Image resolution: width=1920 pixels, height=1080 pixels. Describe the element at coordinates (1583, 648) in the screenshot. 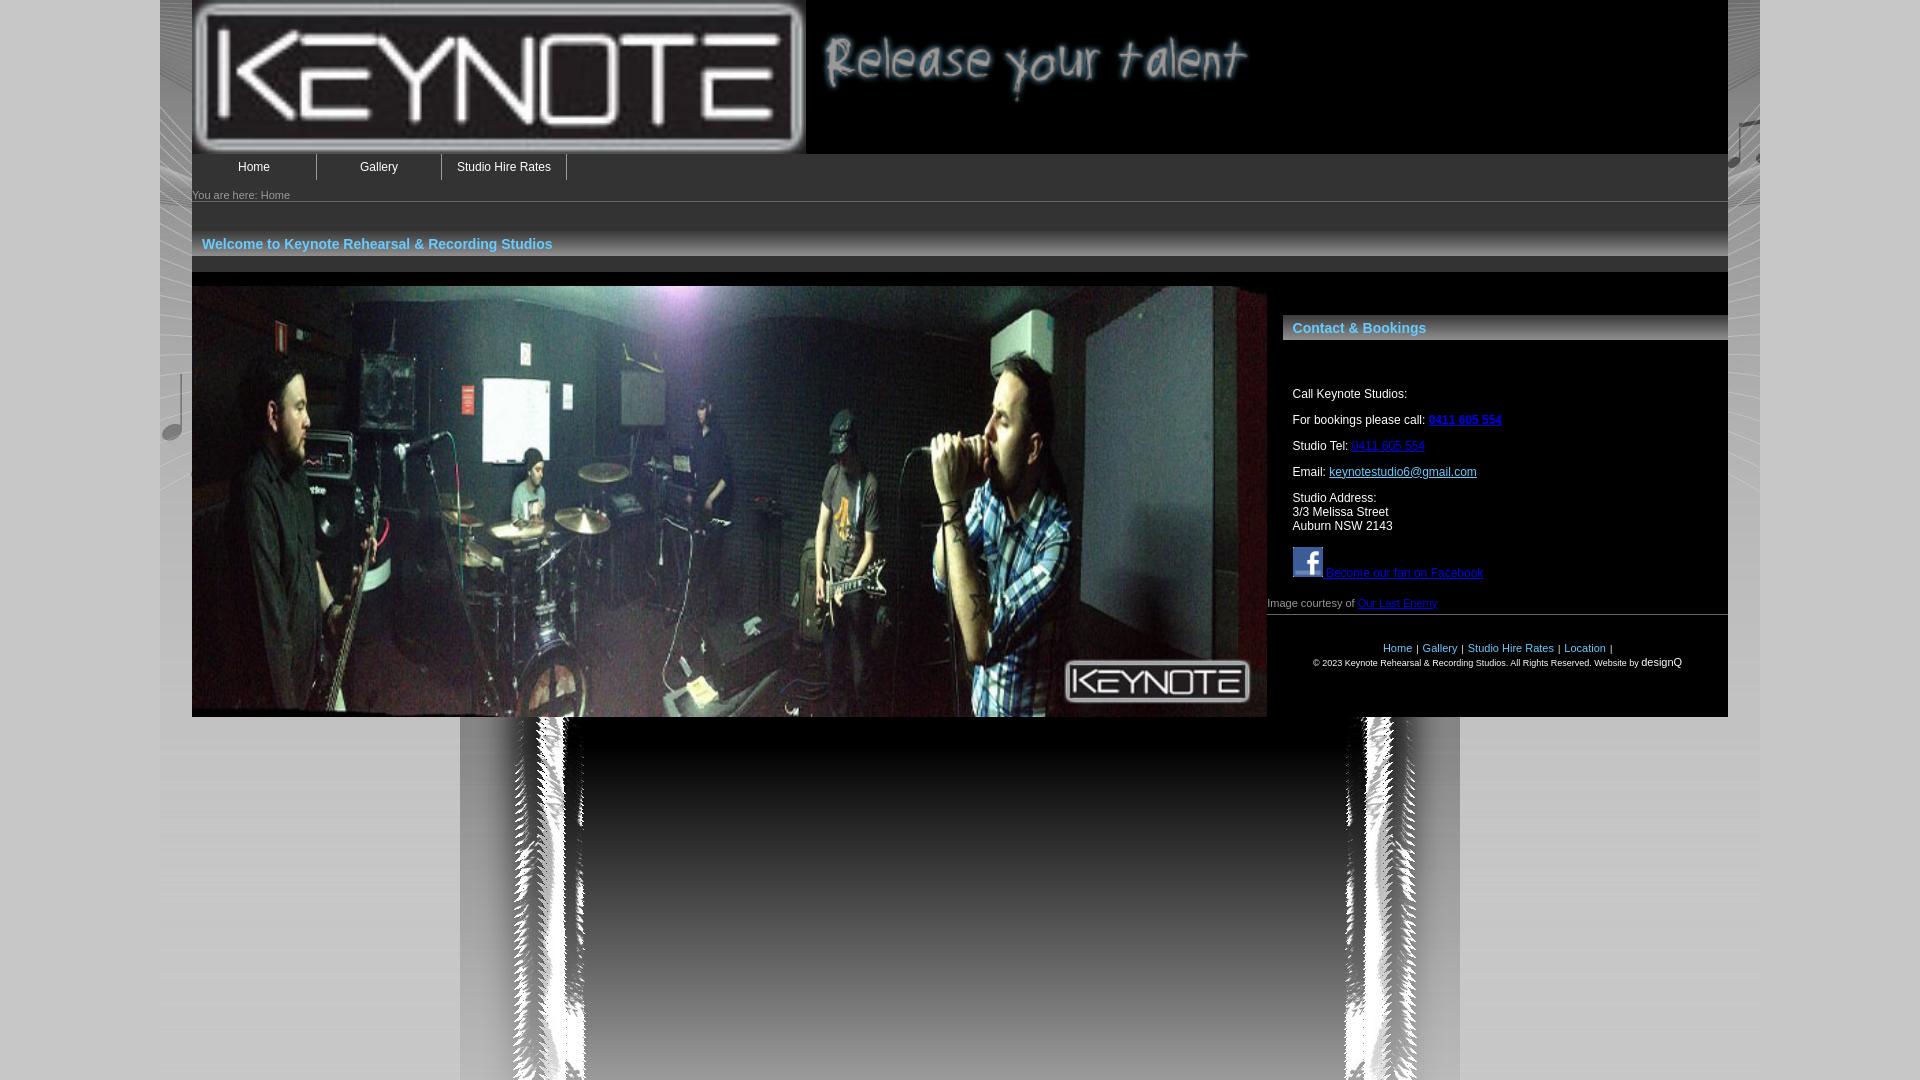

I see `'Location'` at that location.